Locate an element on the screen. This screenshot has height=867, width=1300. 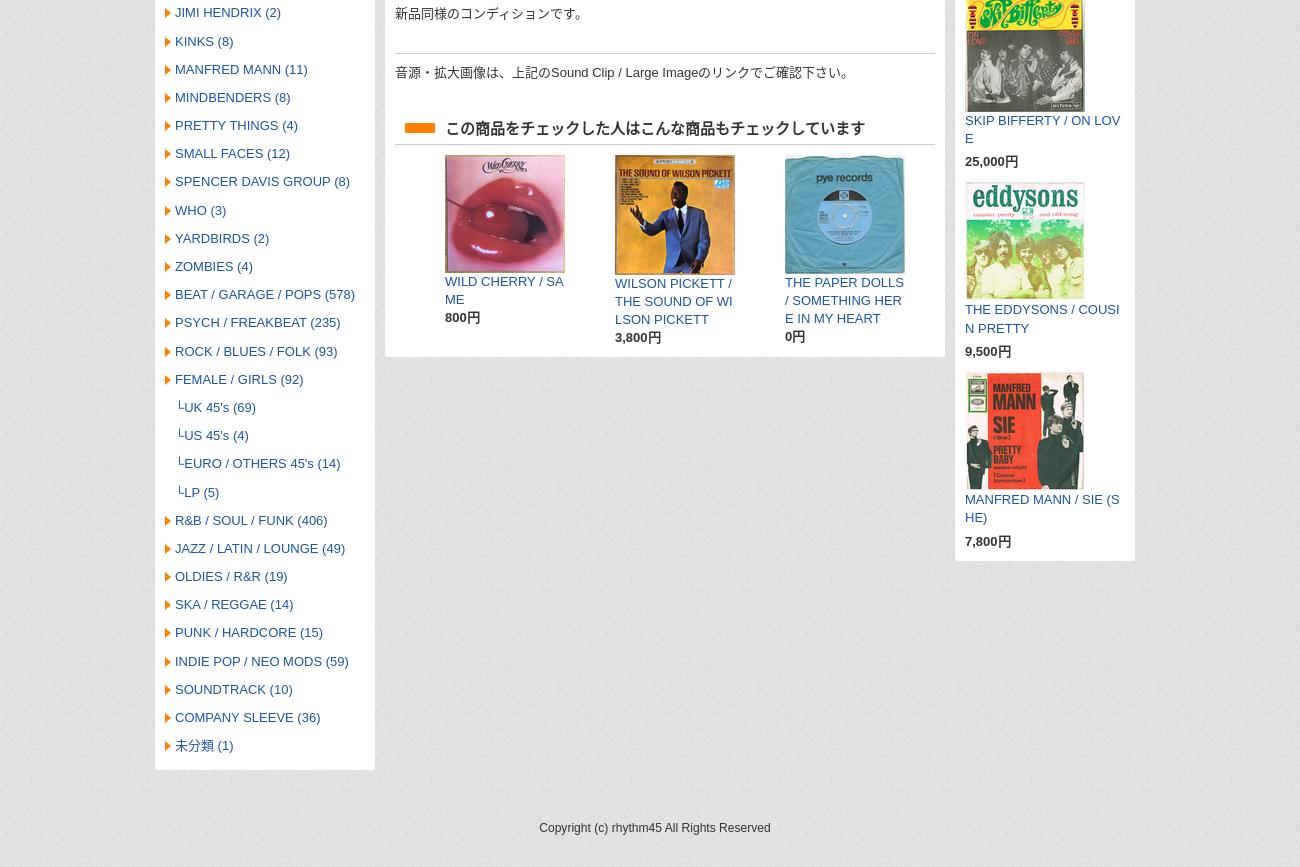
'JIMI HENDRIX (2)' is located at coordinates (227, 12).